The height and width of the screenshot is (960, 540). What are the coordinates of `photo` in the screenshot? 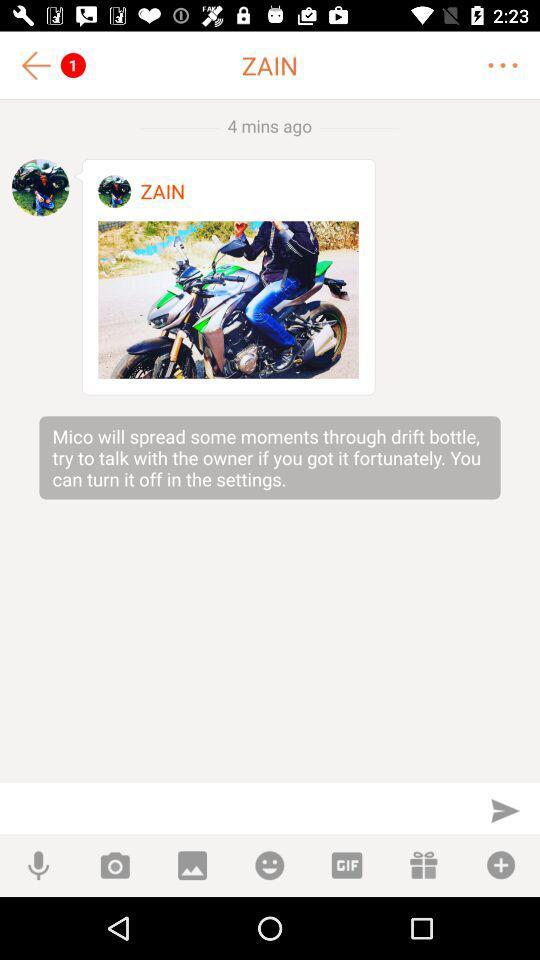 It's located at (115, 864).